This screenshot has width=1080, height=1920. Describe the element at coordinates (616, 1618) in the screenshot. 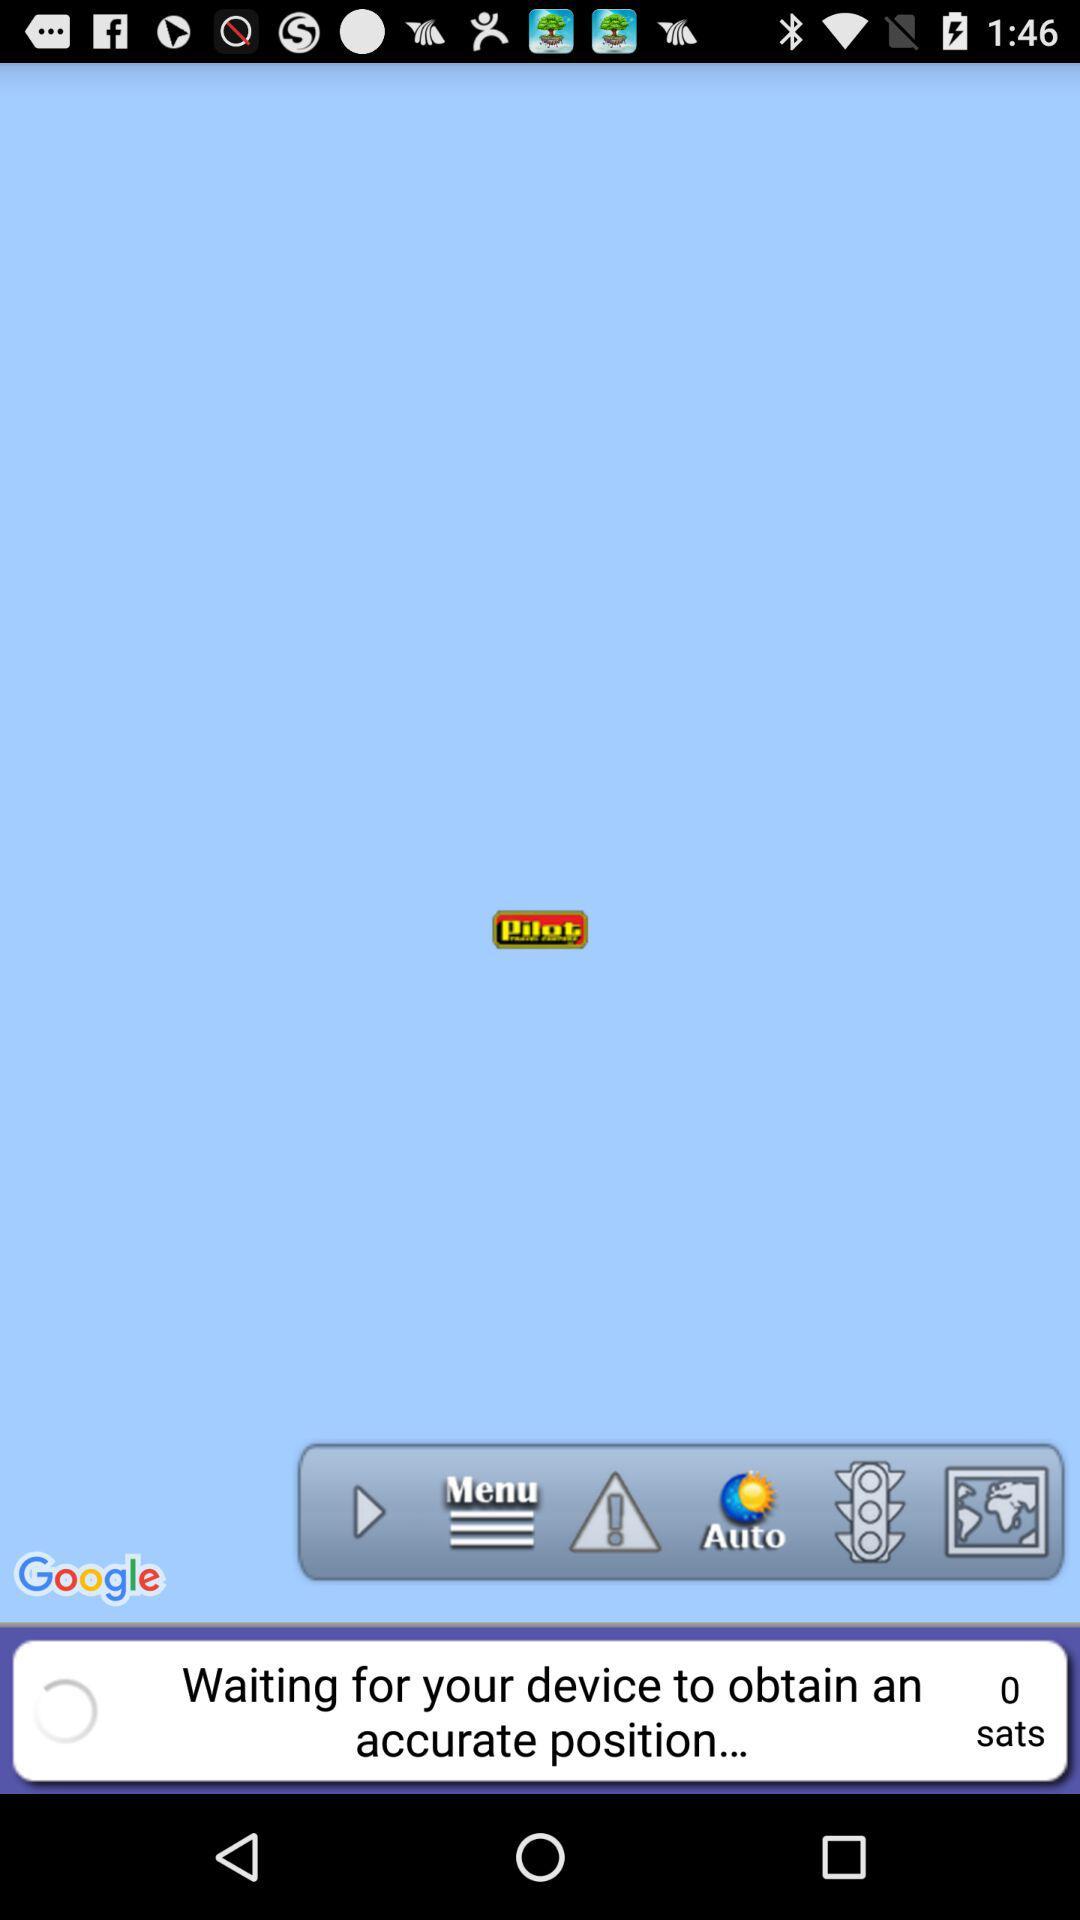

I see `the warning icon` at that location.